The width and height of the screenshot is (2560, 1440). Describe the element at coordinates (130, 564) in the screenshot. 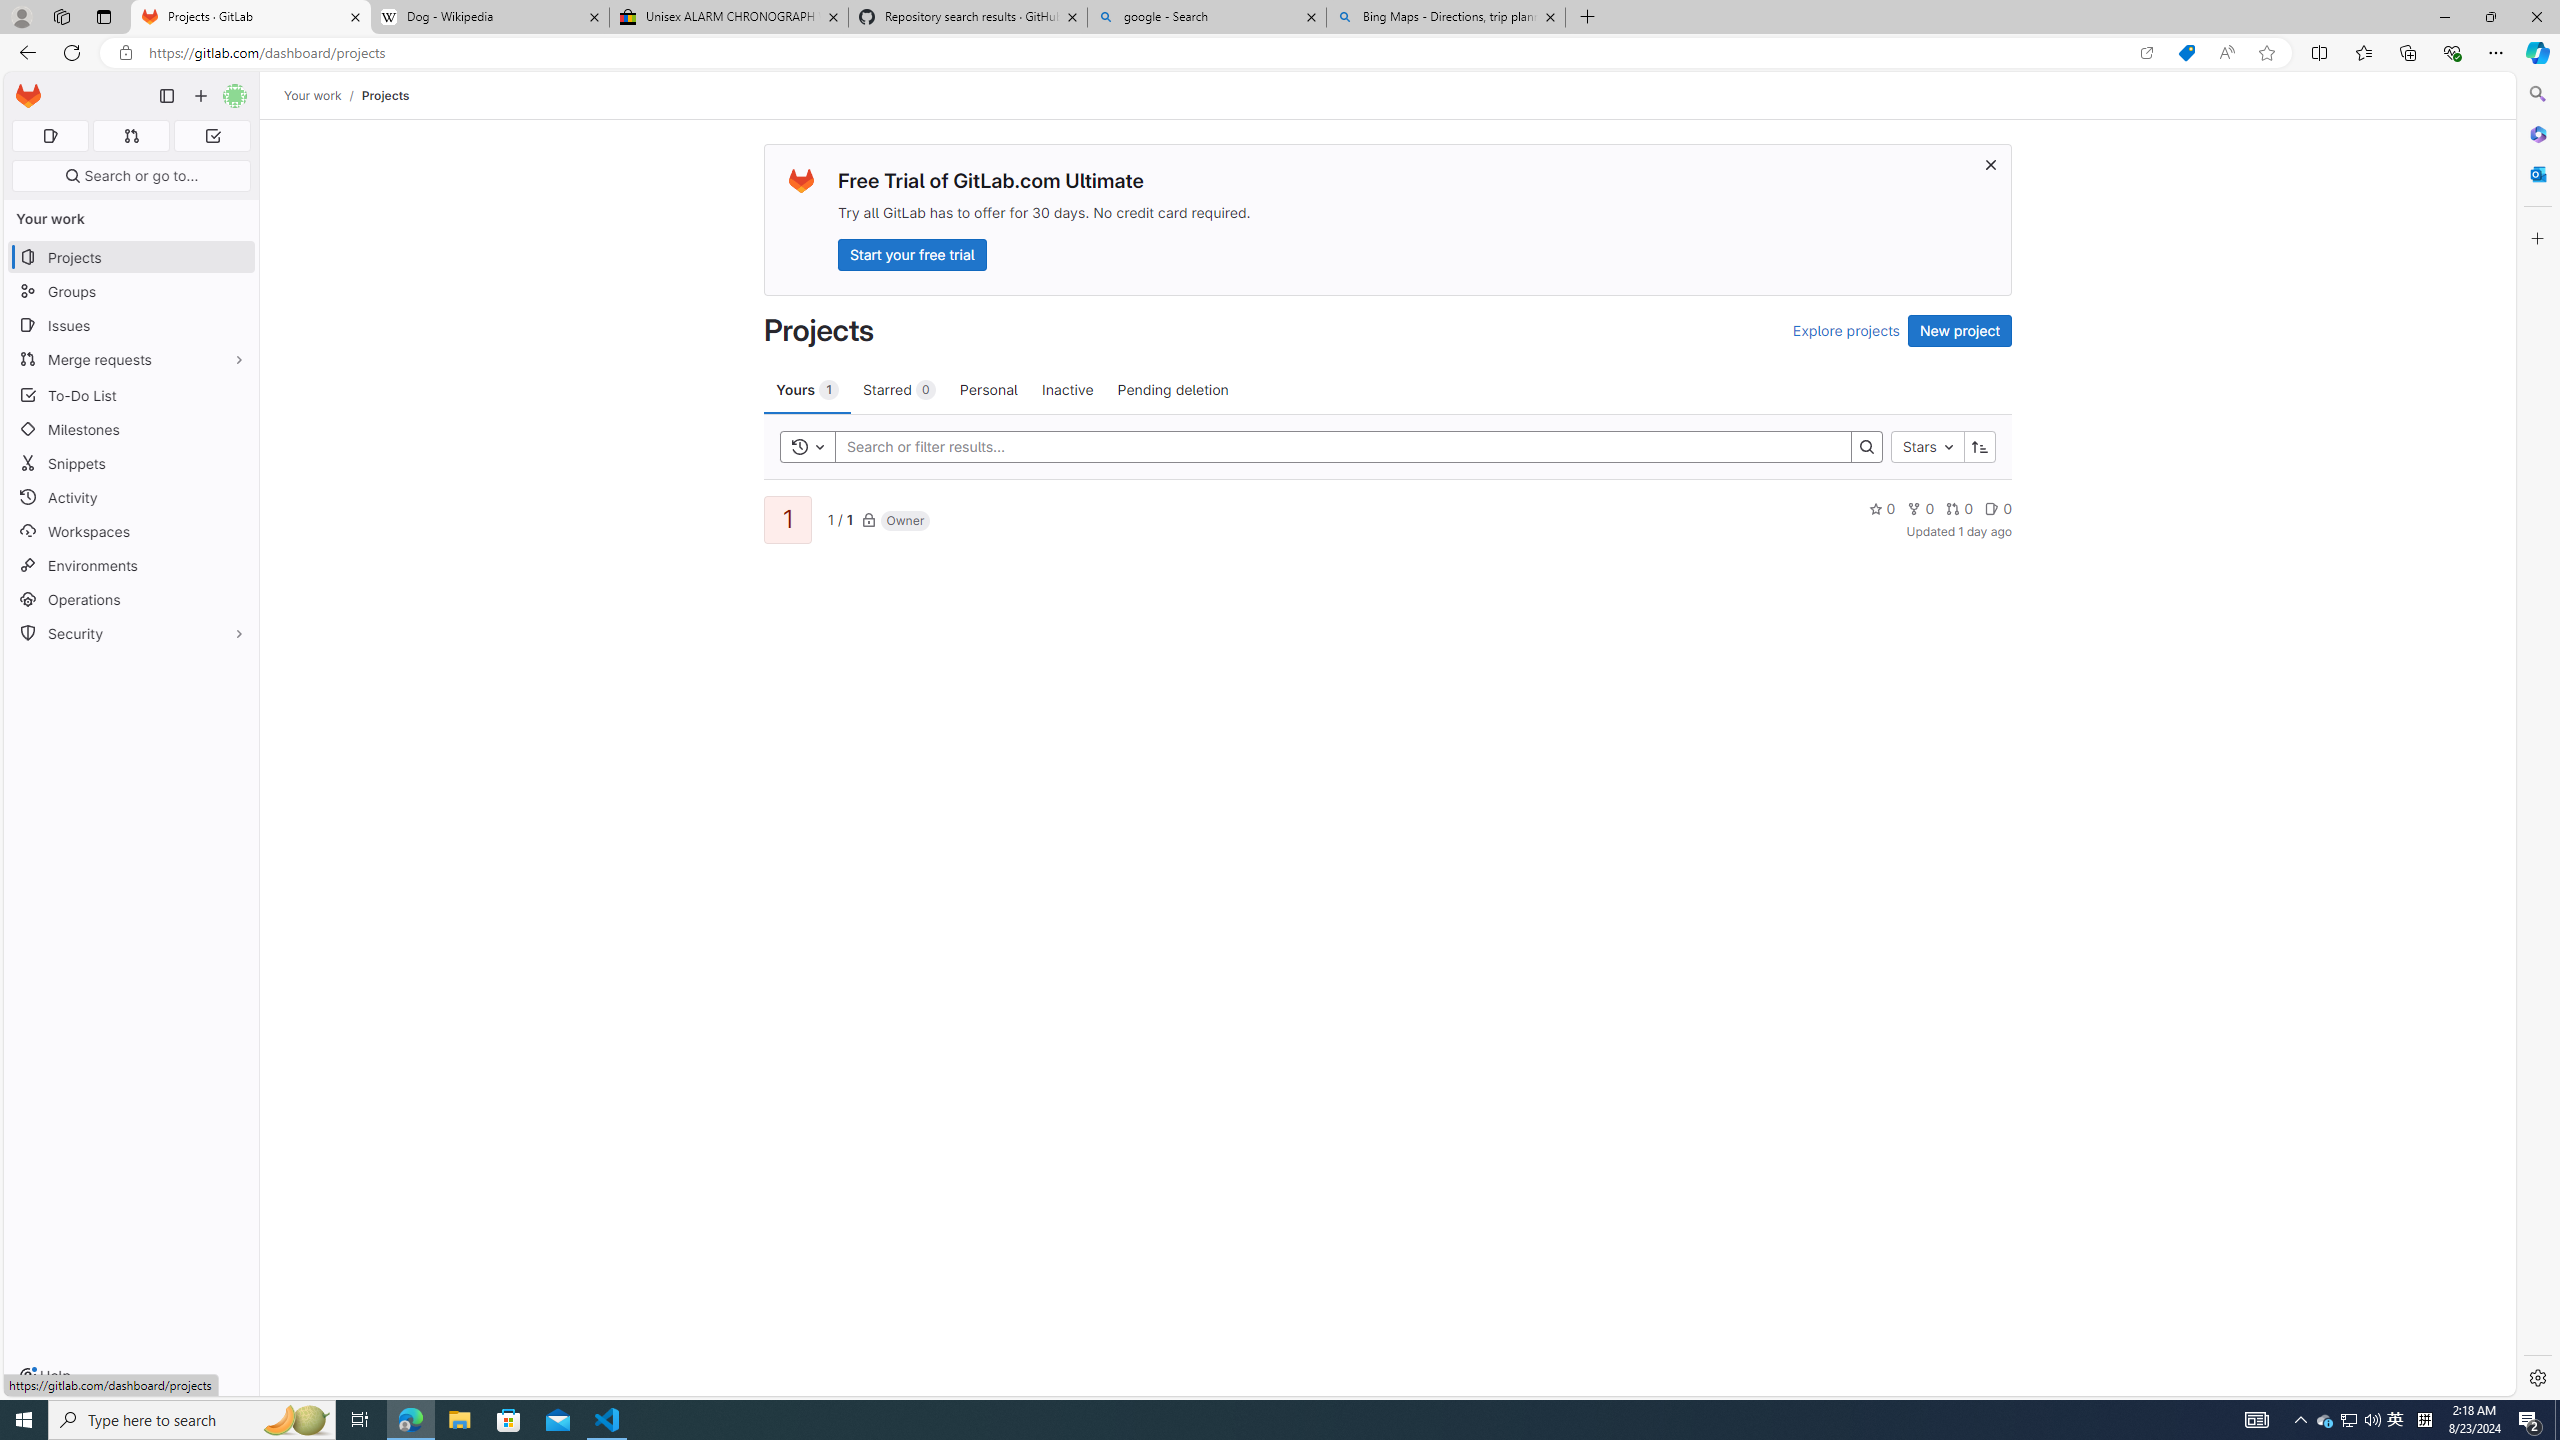

I see `'Environments'` at that location.